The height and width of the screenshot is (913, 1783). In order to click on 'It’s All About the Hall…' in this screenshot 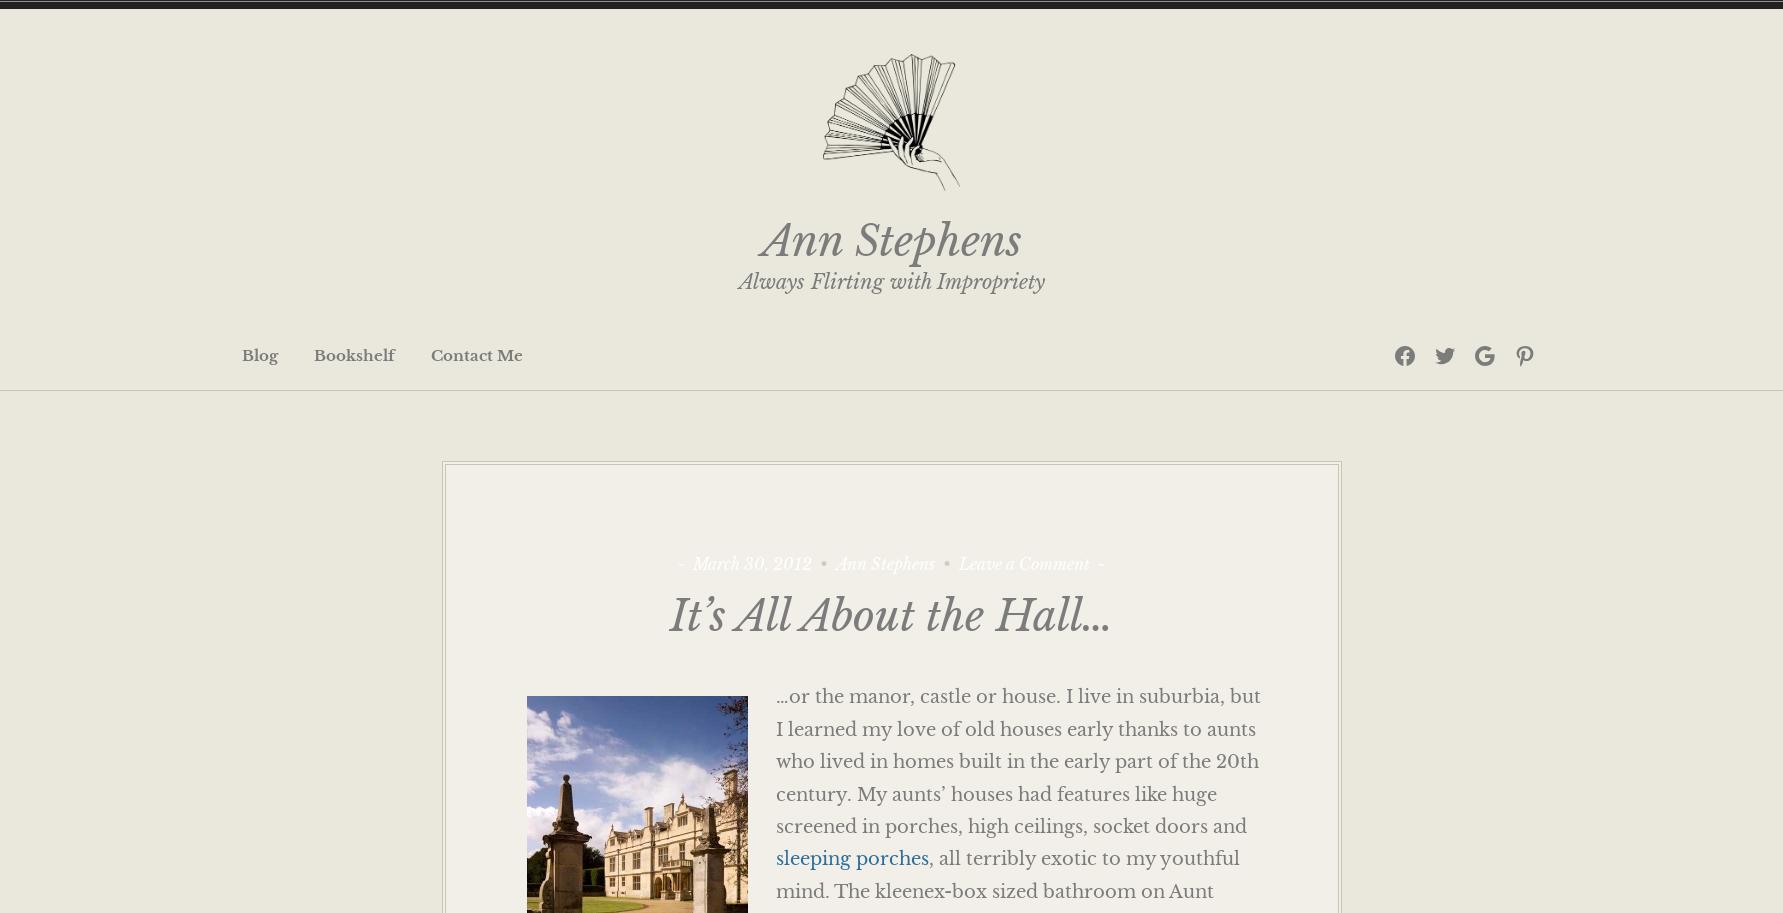, I will do `click(670, 616)`.